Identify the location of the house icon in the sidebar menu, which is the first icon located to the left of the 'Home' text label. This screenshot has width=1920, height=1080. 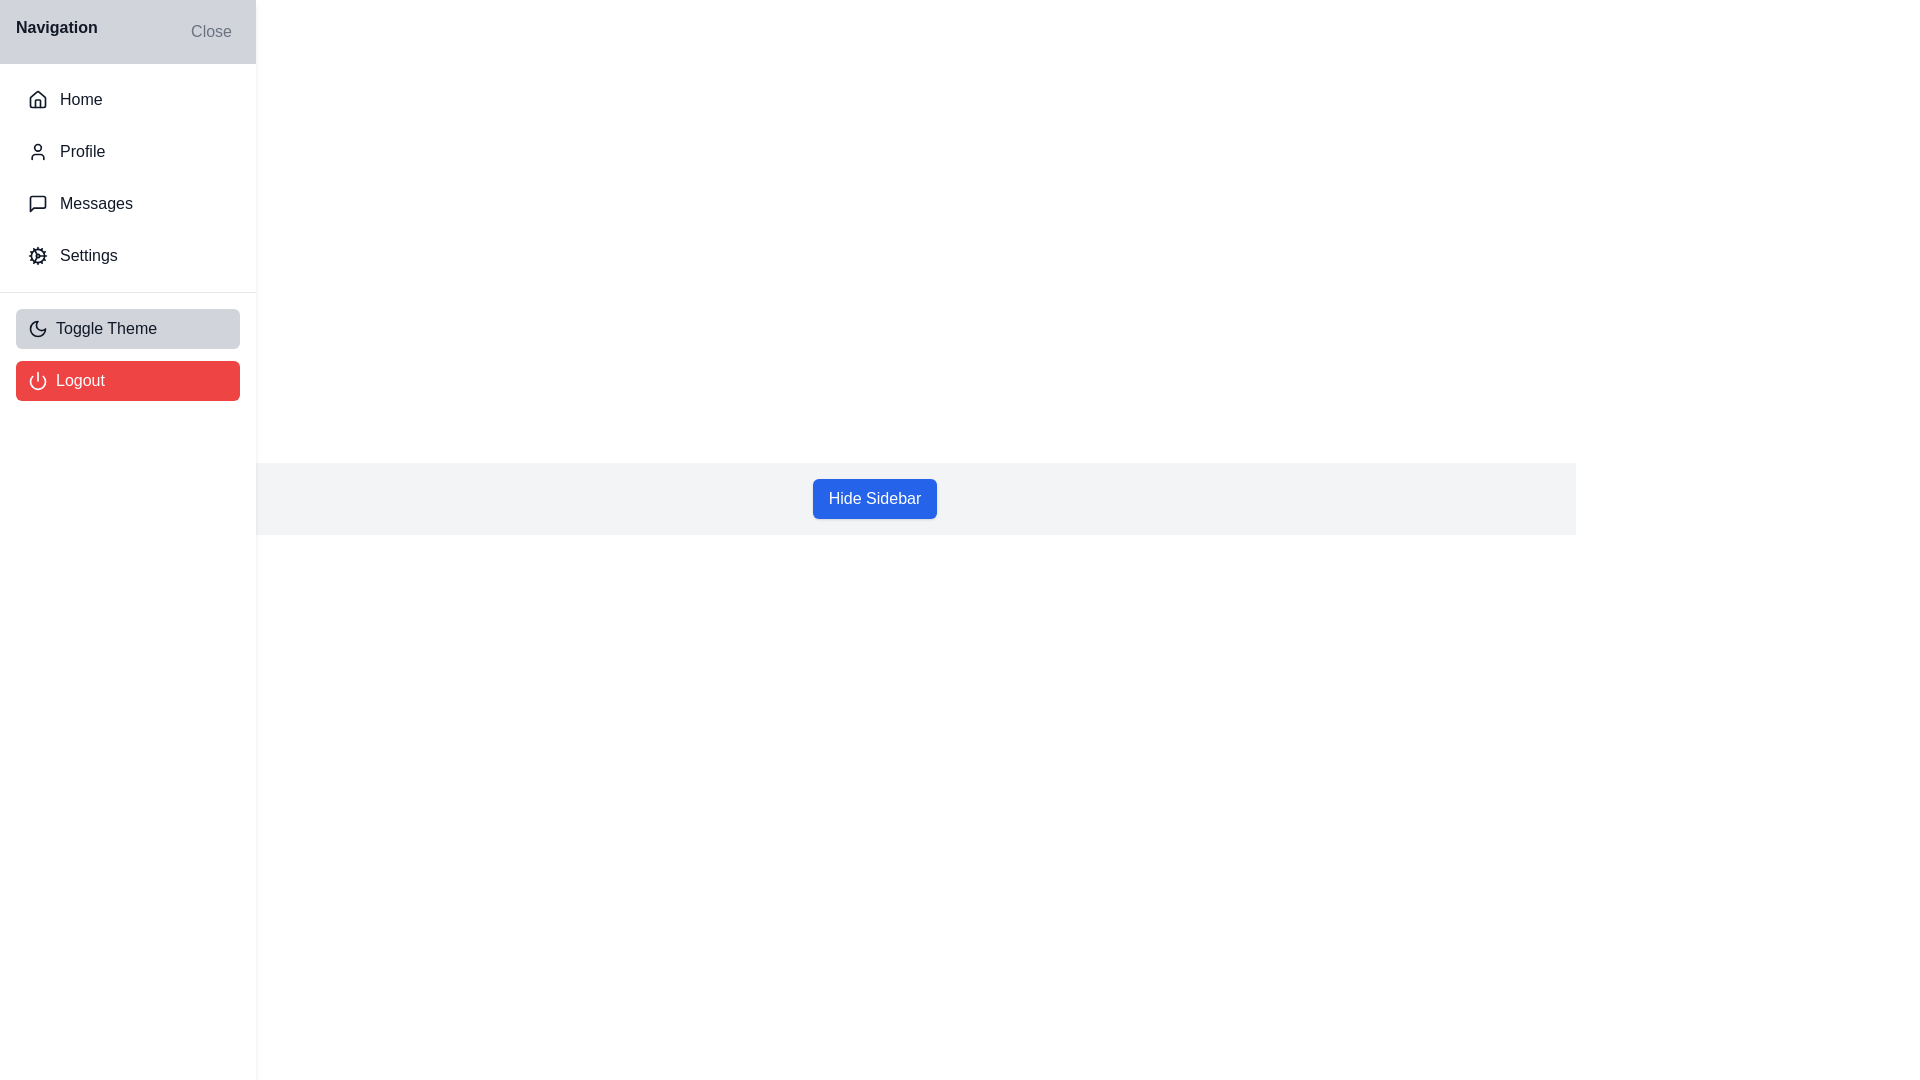
(38, 100).